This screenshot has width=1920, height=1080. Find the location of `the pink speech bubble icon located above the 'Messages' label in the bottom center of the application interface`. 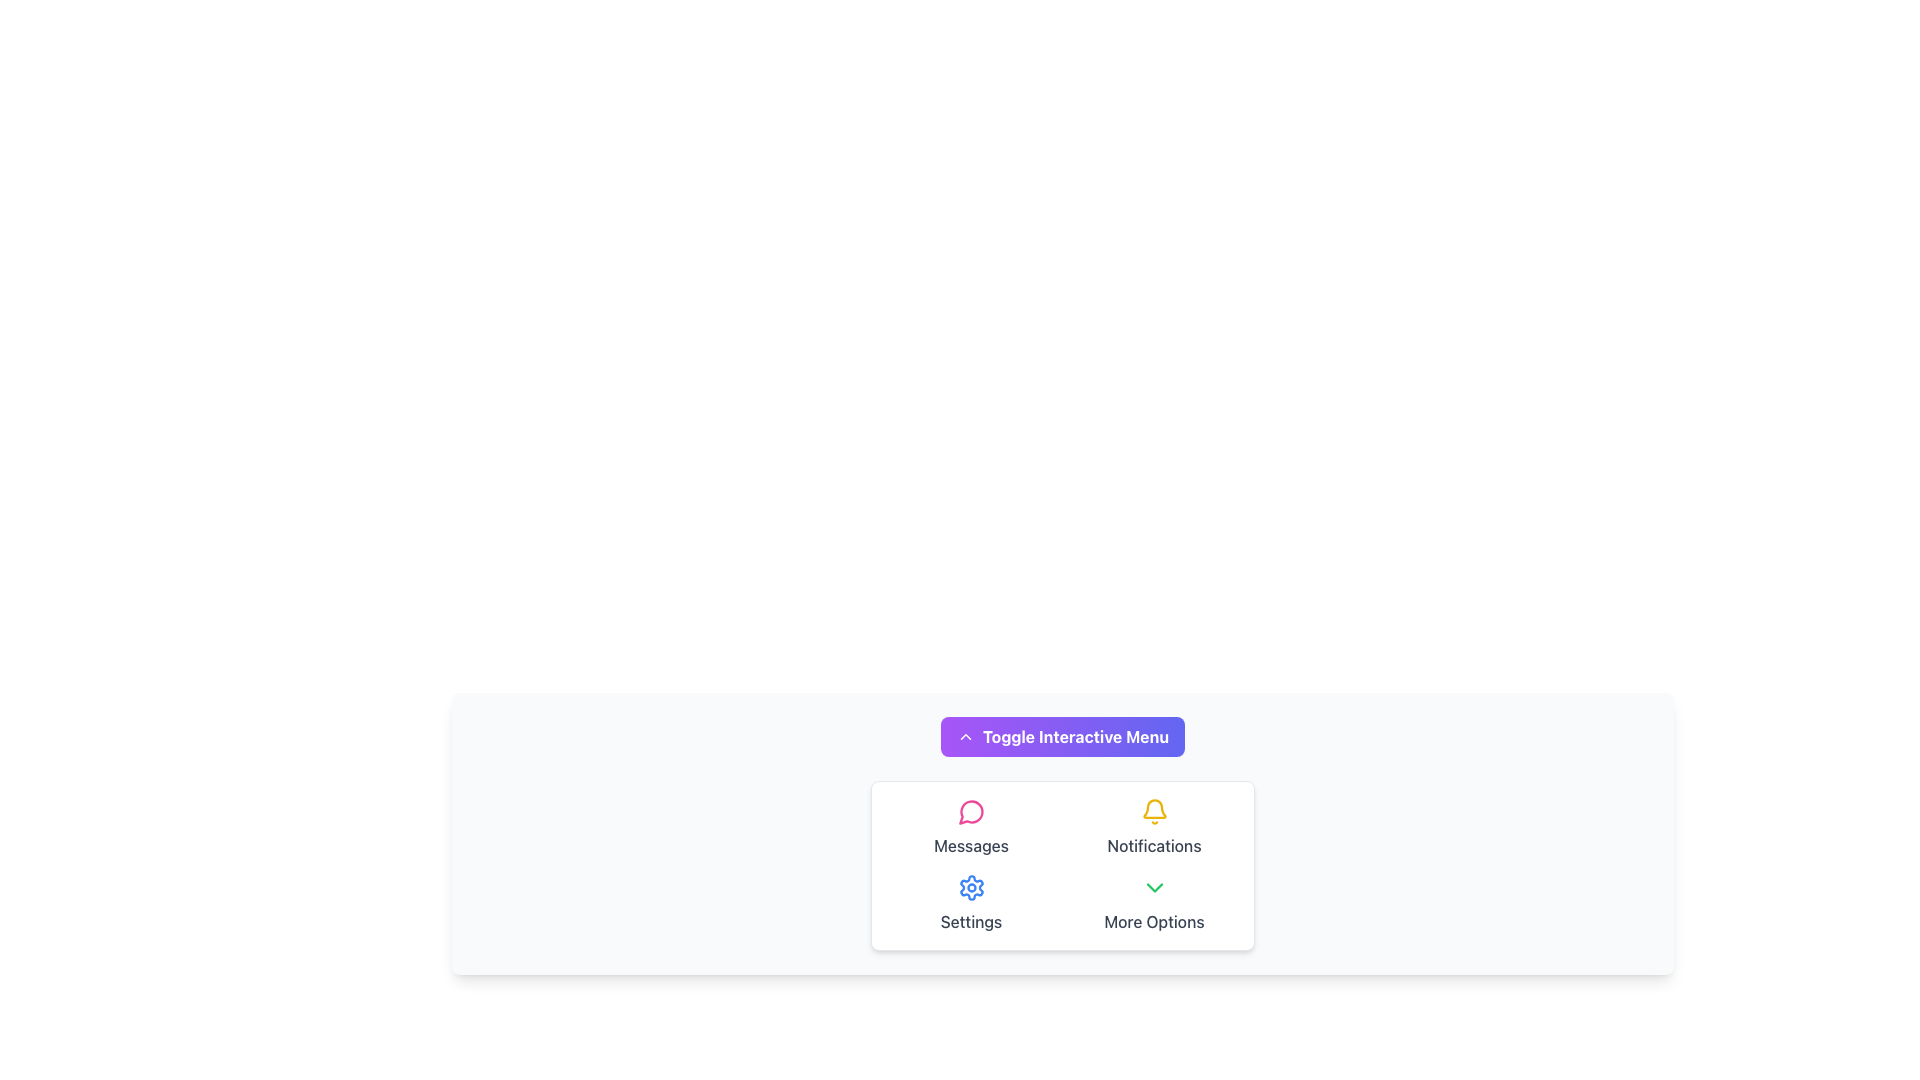

the pink speech bubble icon located above the 'Messages' label in the bottom center of the application interface is located at coordinates (971, 812).